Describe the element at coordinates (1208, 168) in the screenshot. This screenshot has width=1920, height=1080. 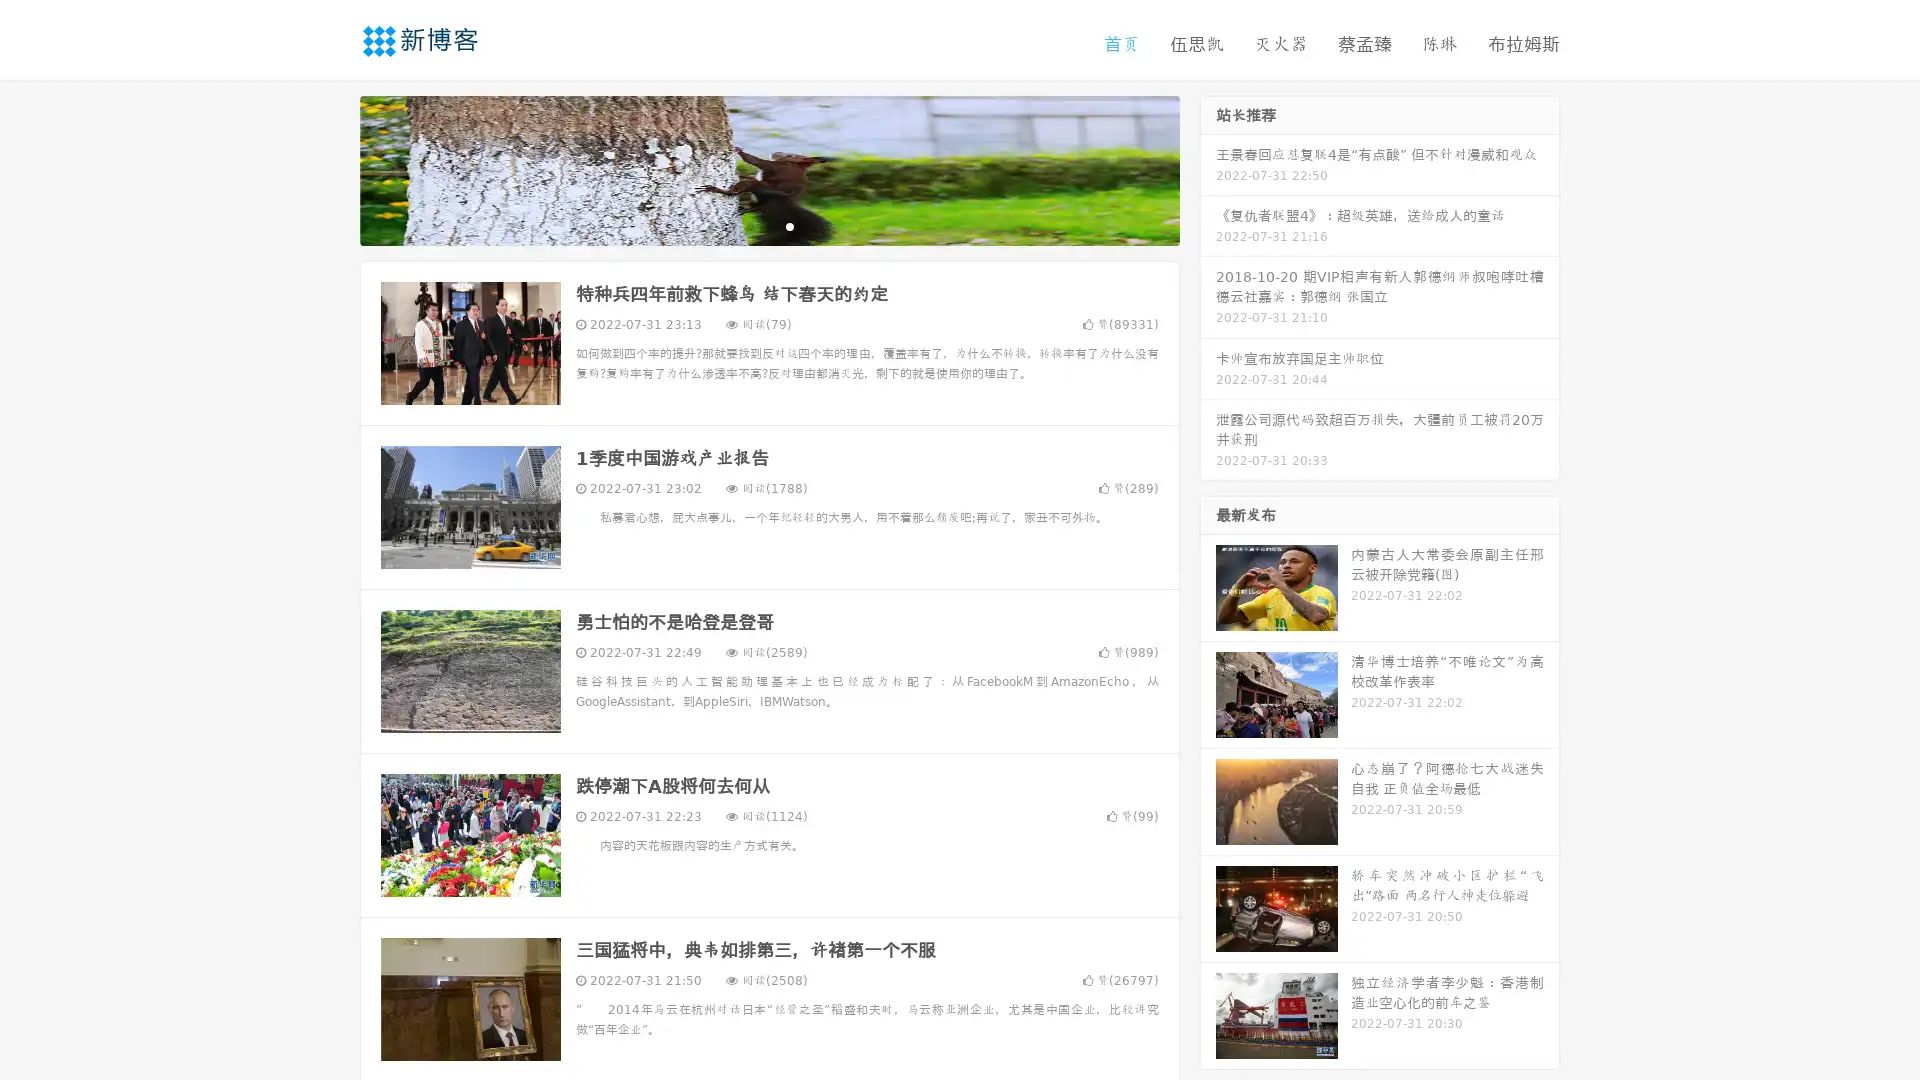
I see `Next slide` at that location.